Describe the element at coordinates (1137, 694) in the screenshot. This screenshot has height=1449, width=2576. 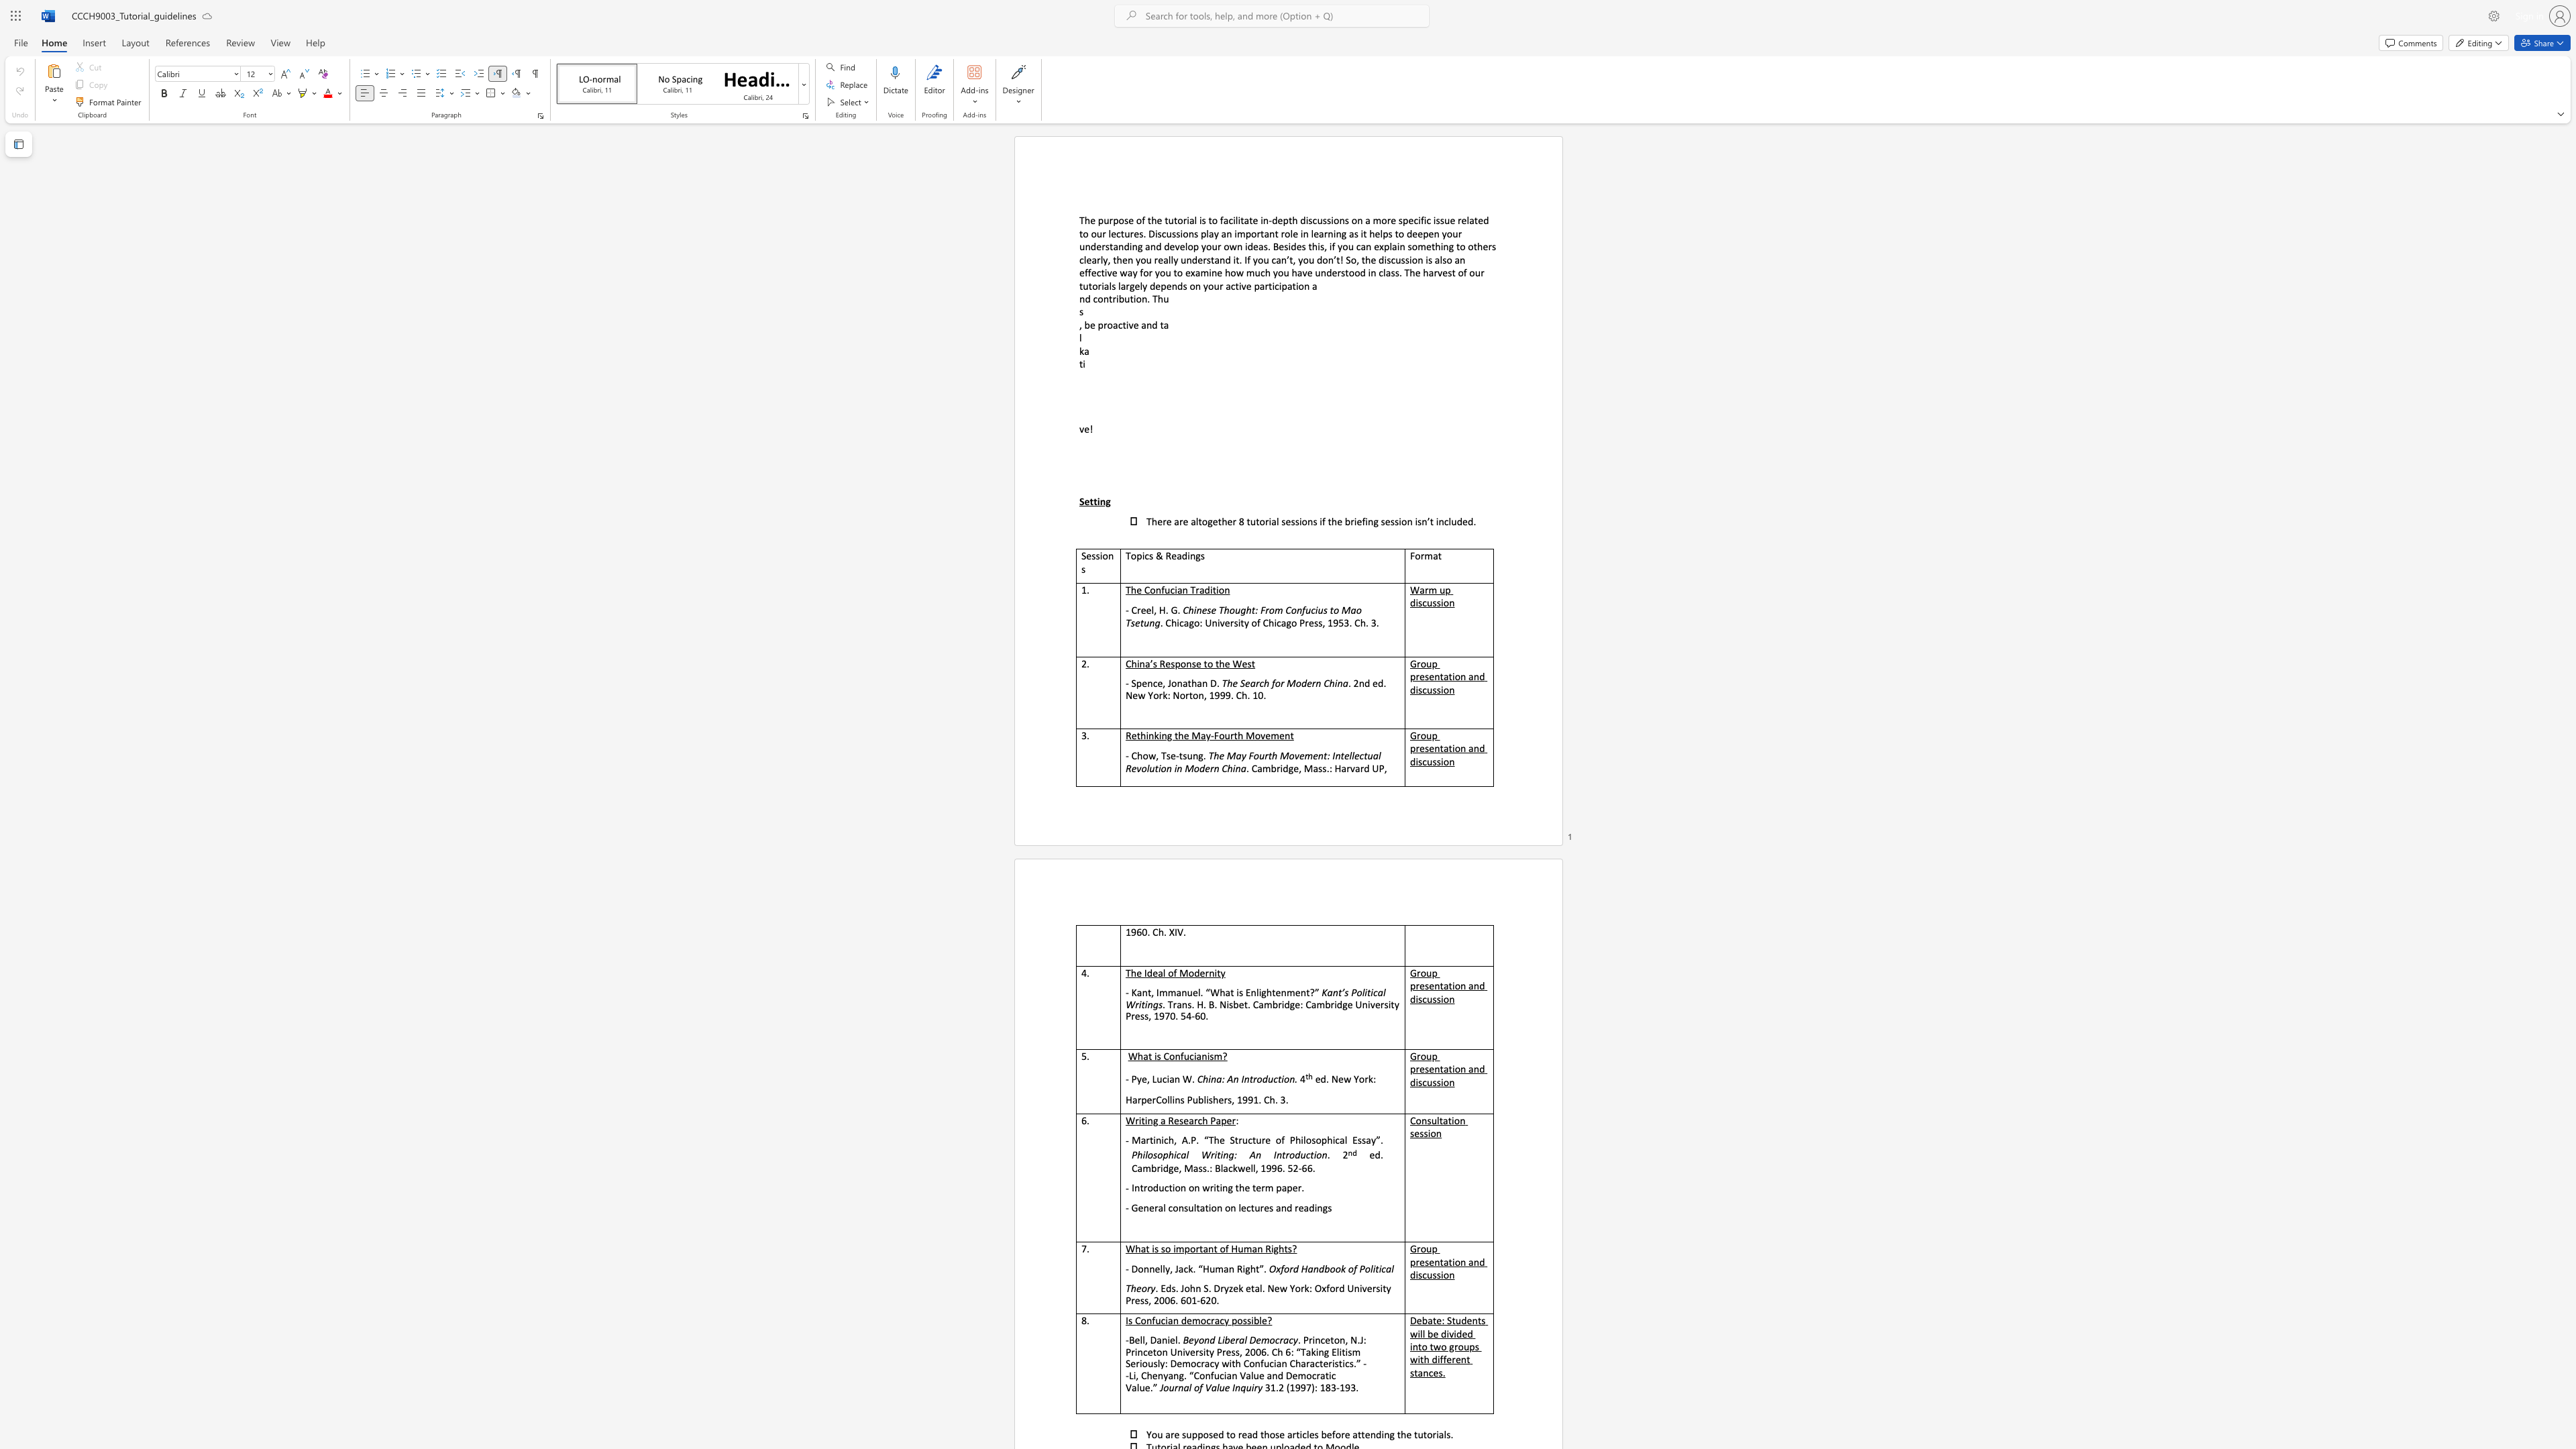
I see `the subset text "w York" within the text ". 2nd ed. New York: Norton, 1999. Ch. 10."` at that location.